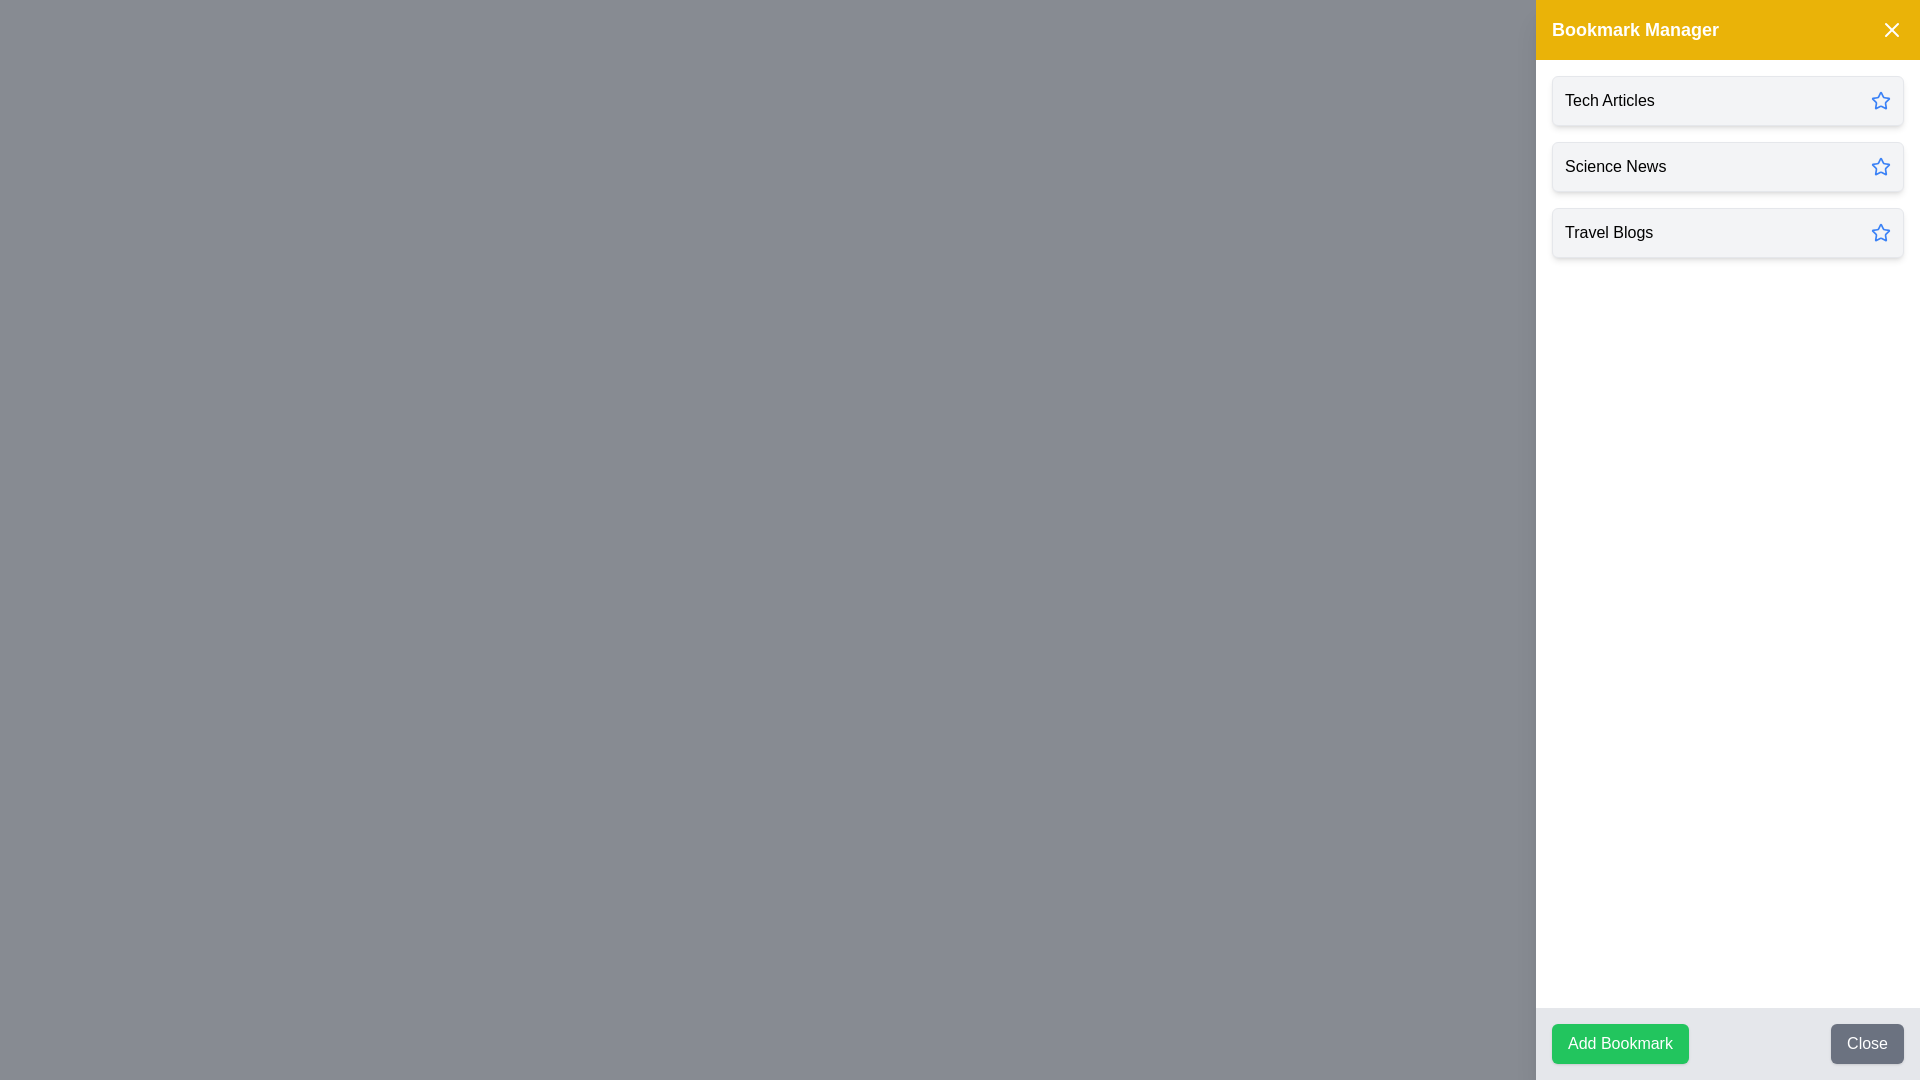 The image size is (1920, 1080). I want to click on the interactive icon located at the top-right corner of the 'Travel Blogs' card, so click(1880, 231).